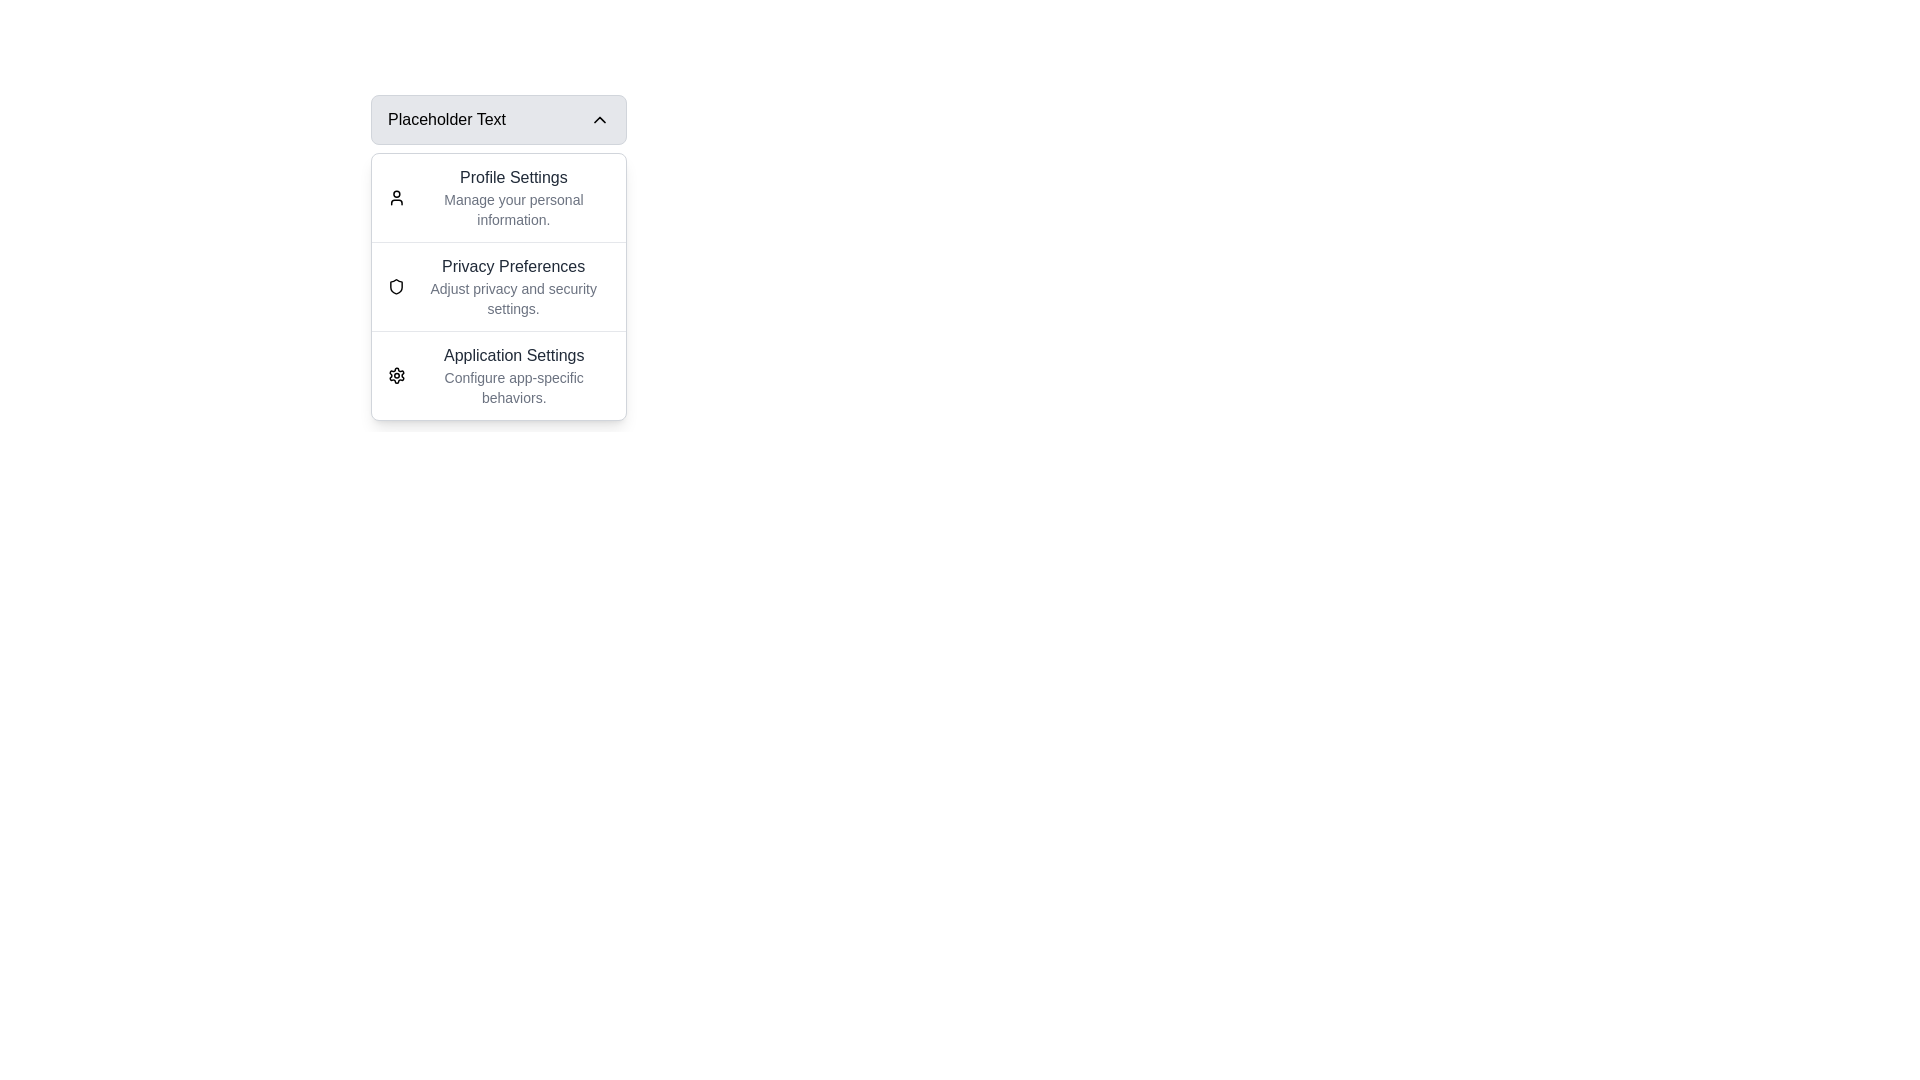 The image size is (1920, 1080). What do you see at coordinates (514, 375) in the screenshot?
I see `the 'Application Settings' menu item, which is located in the bottommost row of options within a dropdown UI, featuring a bold title and a subtitle` at bounding box center [514, 375].